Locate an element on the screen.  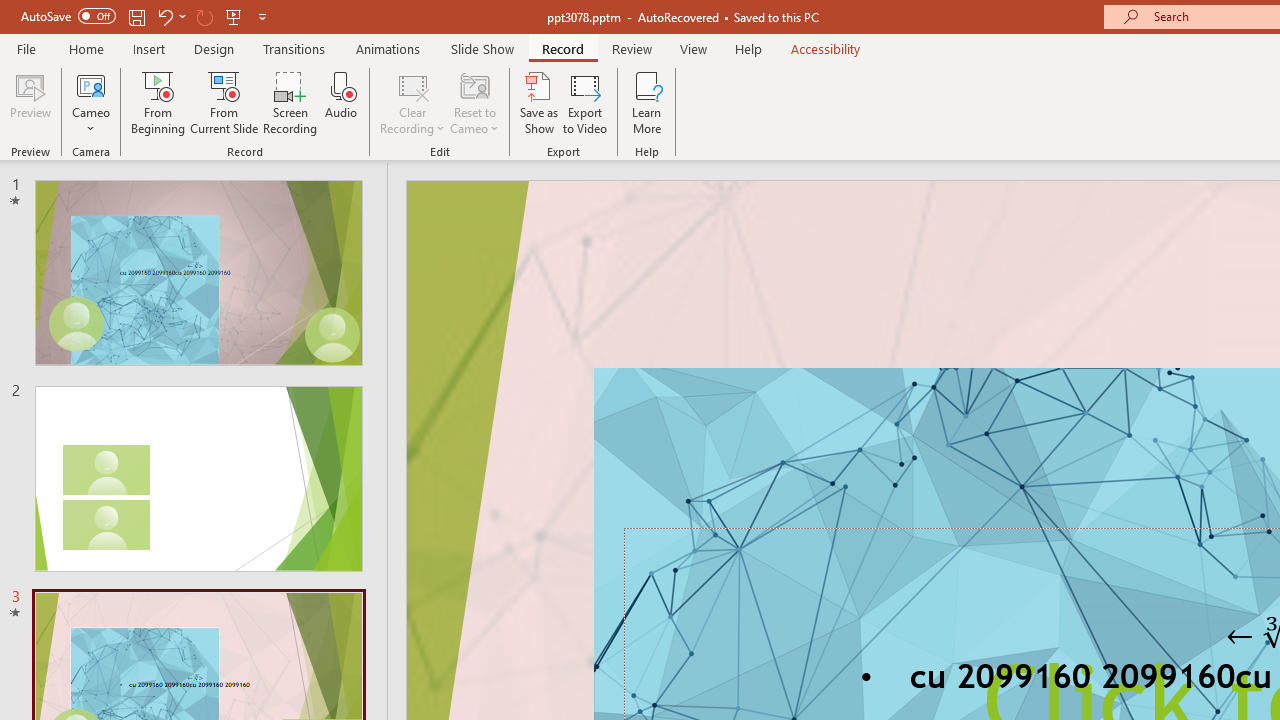
'Clear Recording' is located at coordinates (411, 103).